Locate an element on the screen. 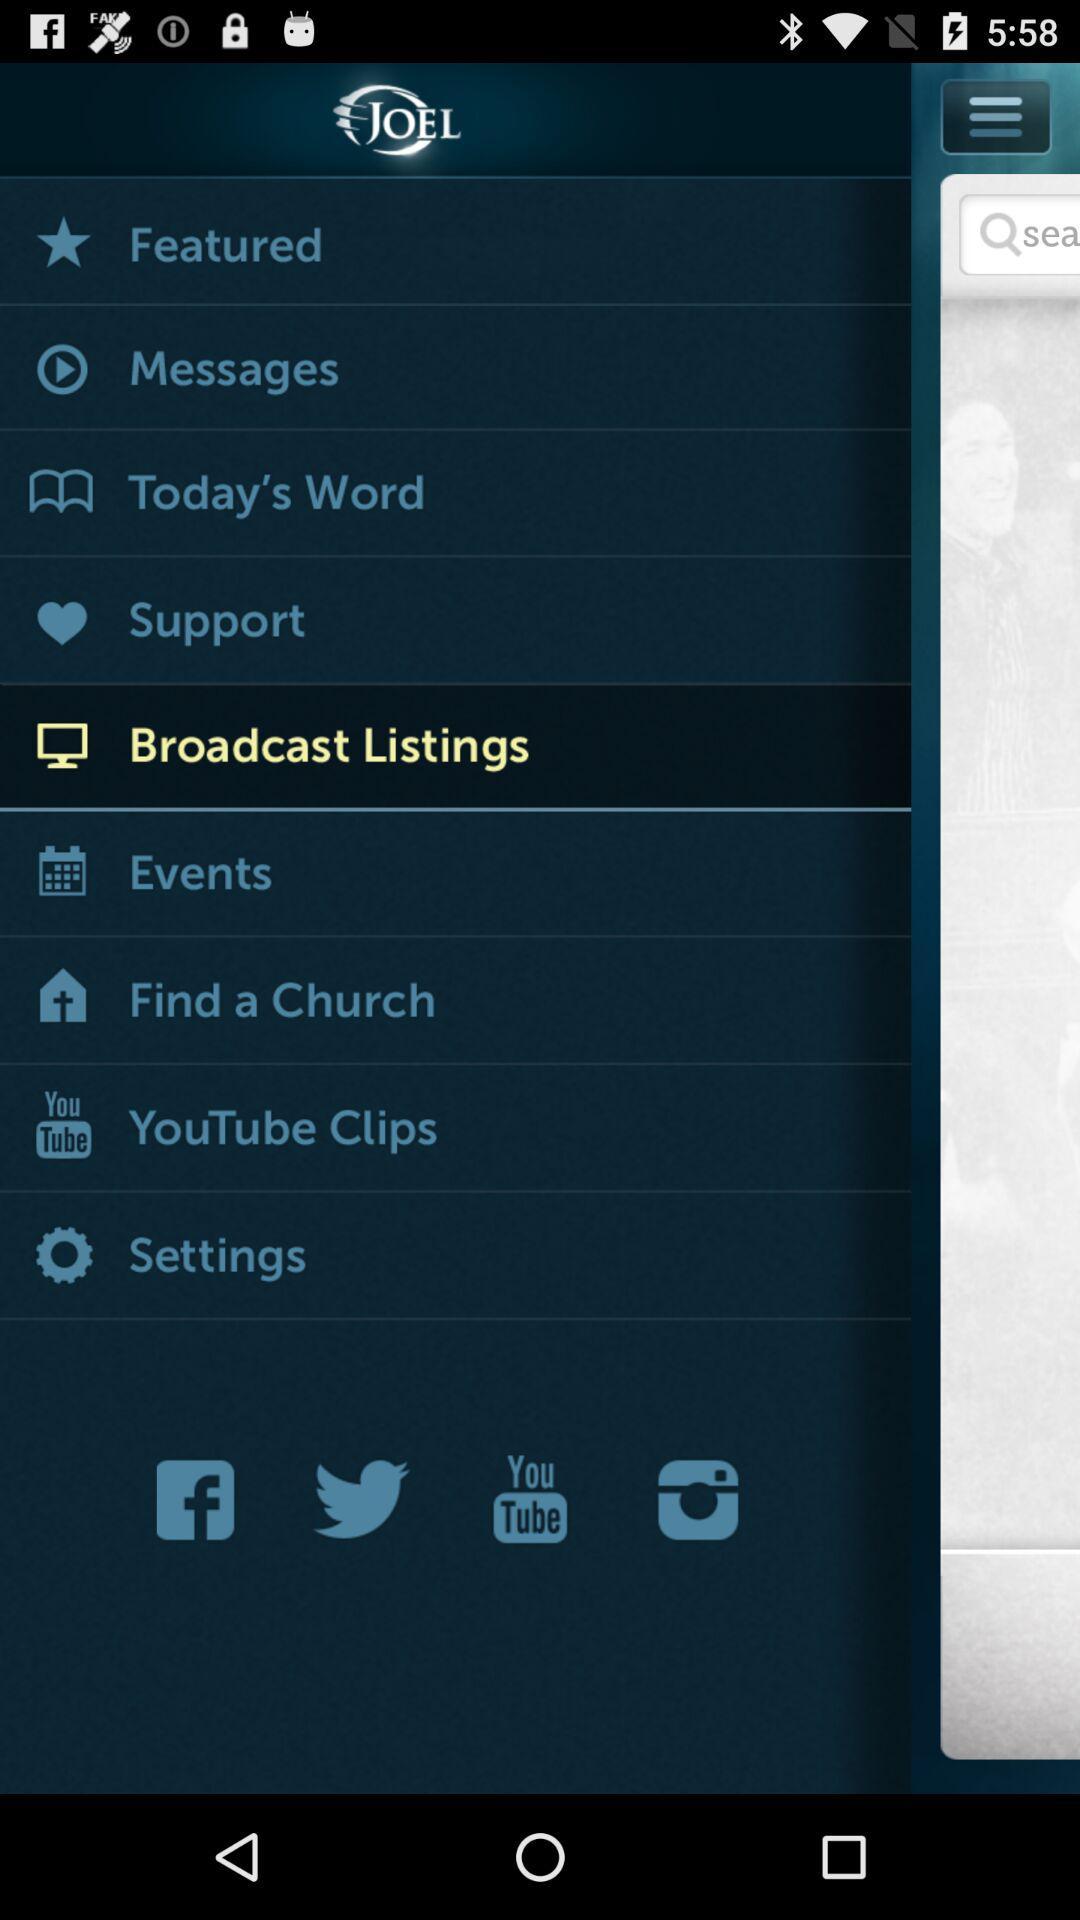 This screenshot has height=1920, width=1080. open youtube clips is located at coordinates (455, 1130).